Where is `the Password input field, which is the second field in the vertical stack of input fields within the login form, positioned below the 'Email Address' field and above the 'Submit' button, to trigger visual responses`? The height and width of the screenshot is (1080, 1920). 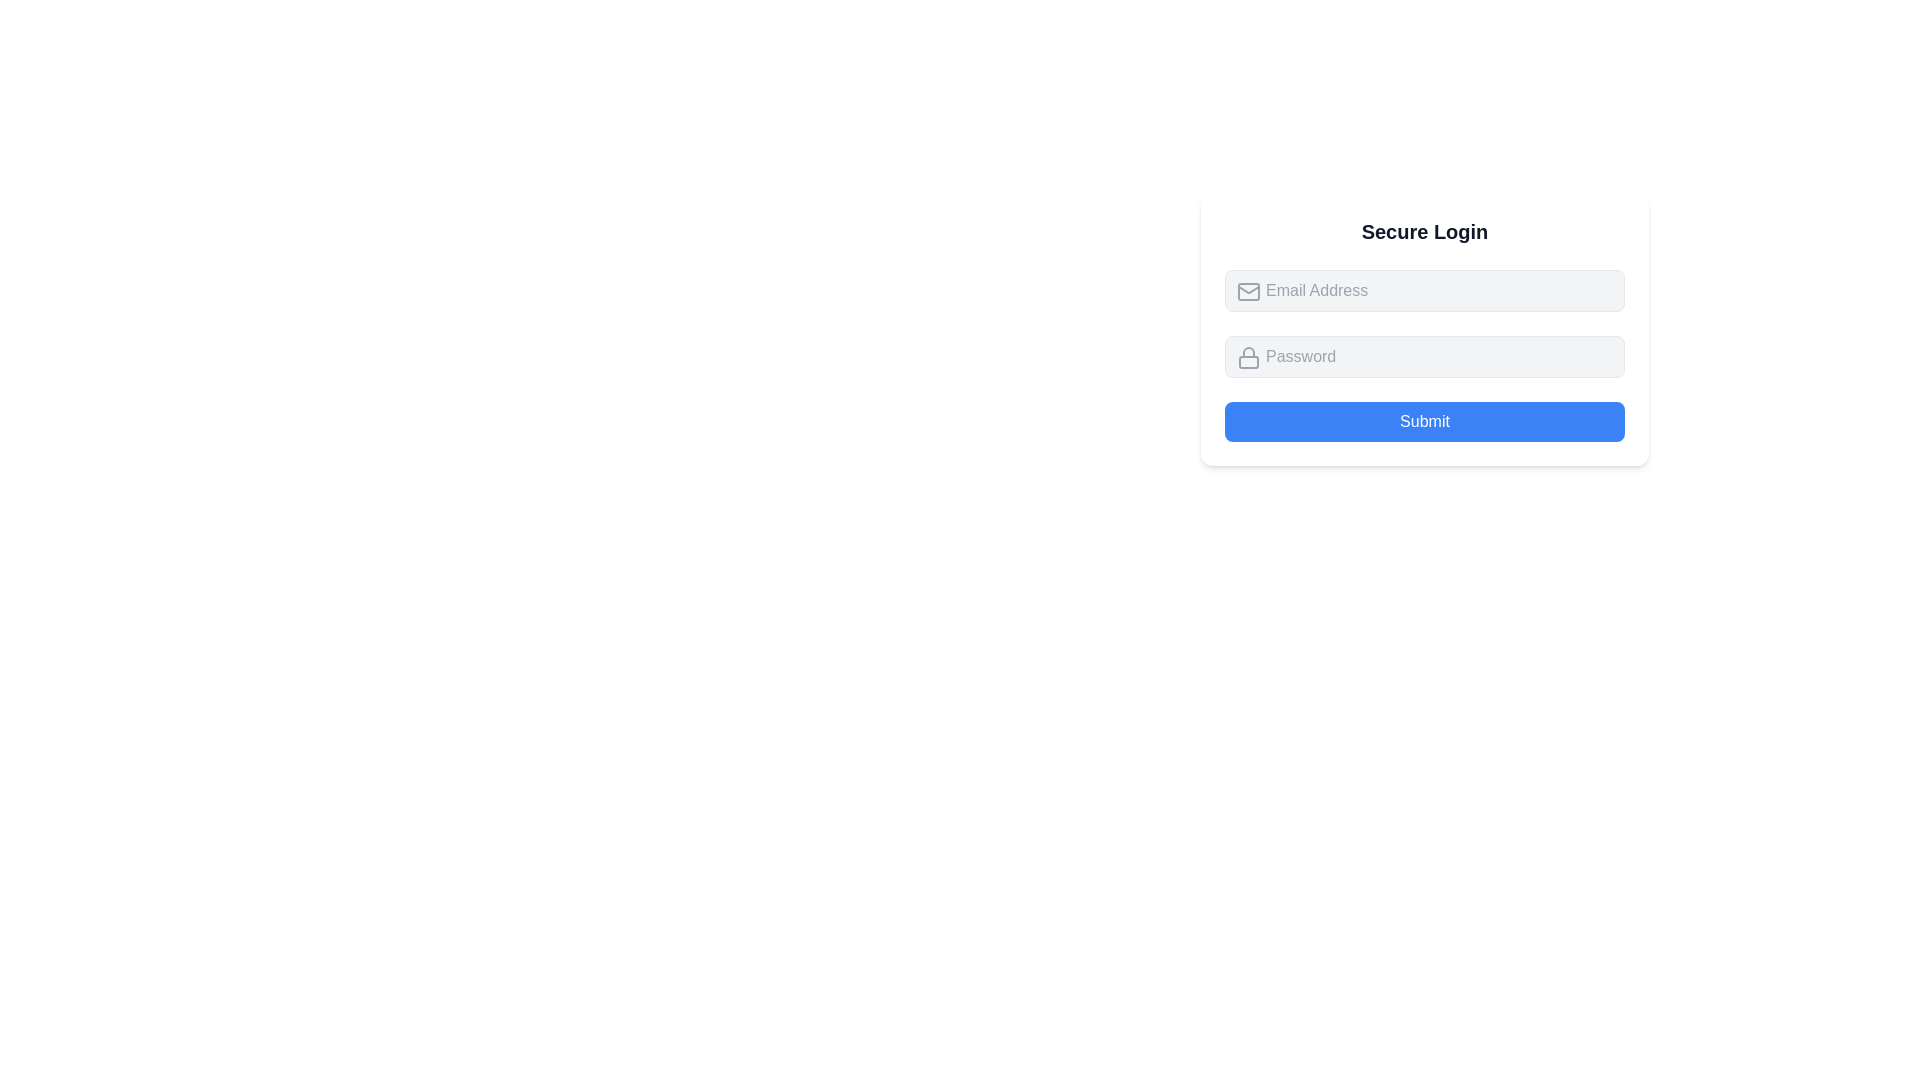
the Password input field, which is the second field in the vertical stack of input fields within the login form, positioned below the 'Email Address' field and above the 'Submit' button, to trigger visual responses is located at coordinates (1424, 356).